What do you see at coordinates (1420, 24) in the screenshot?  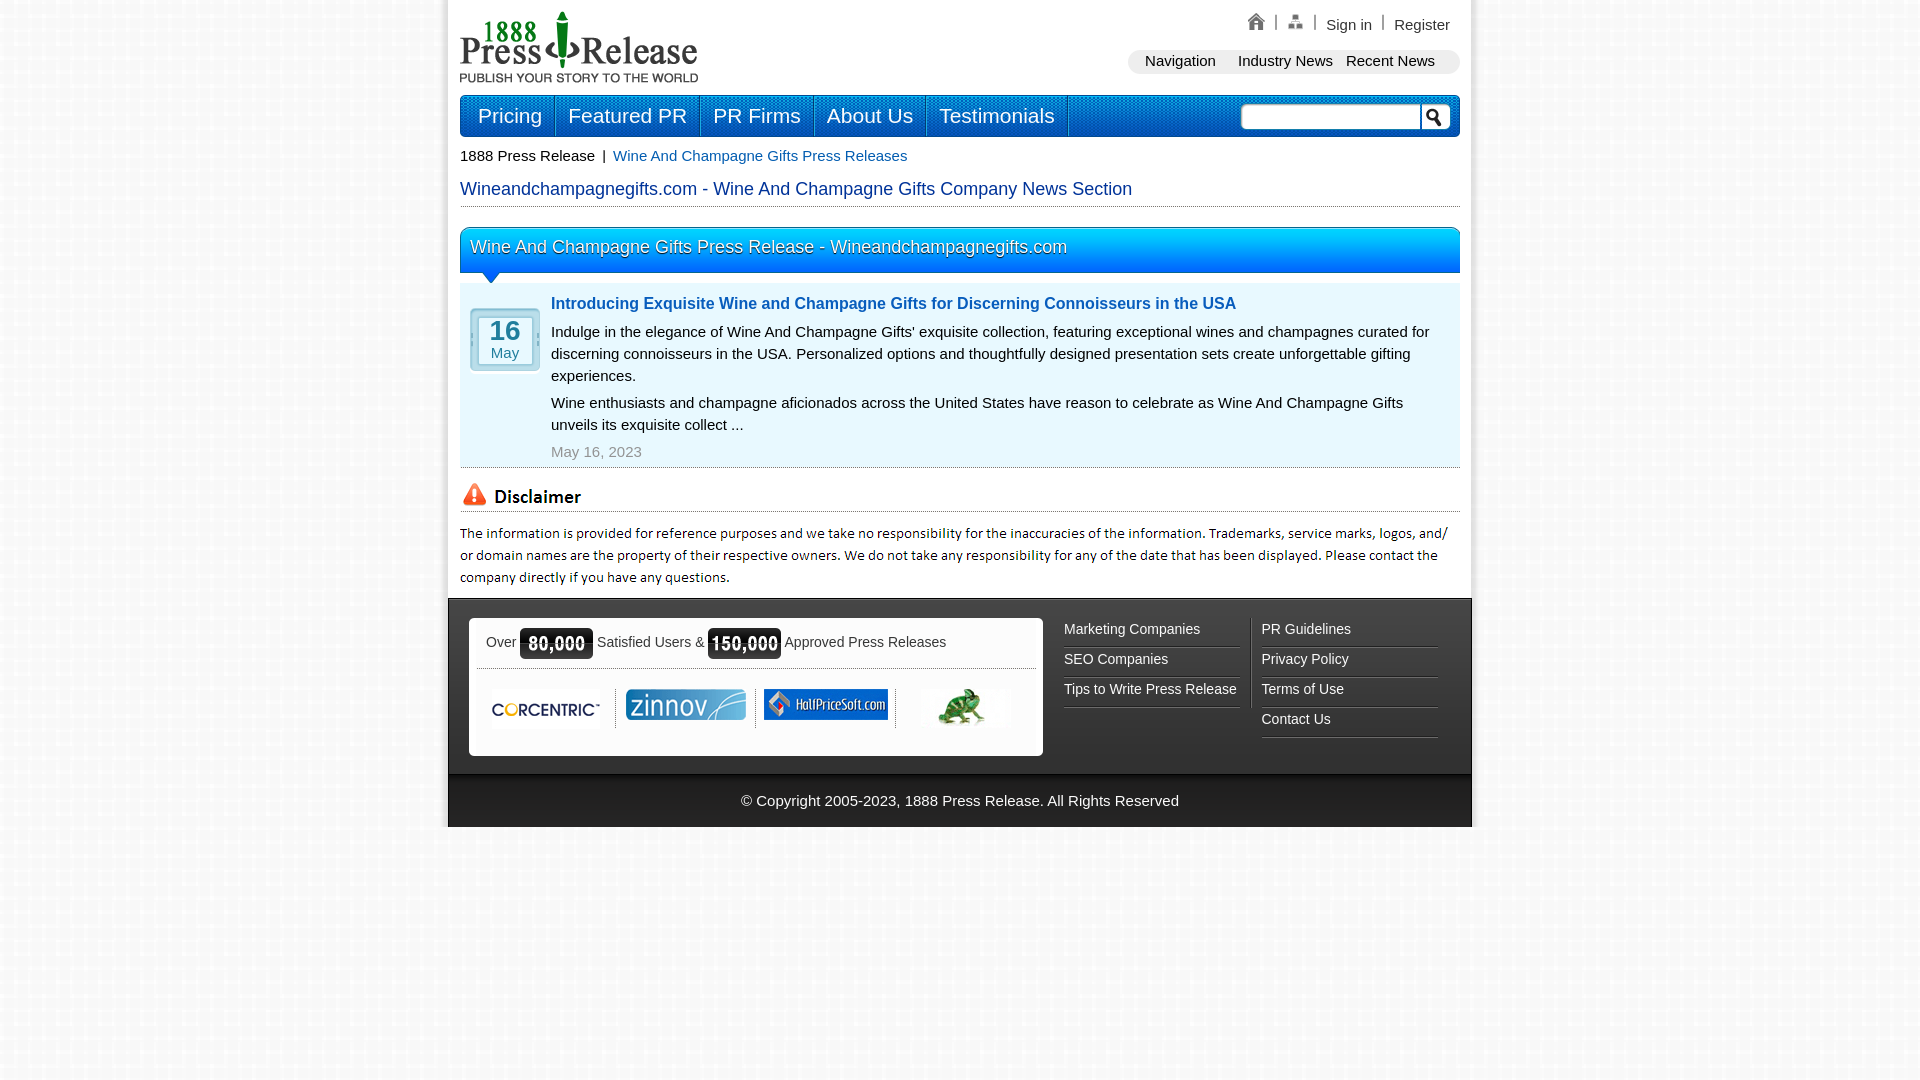 I see `'Register'` at bounding box center [1420, 24].